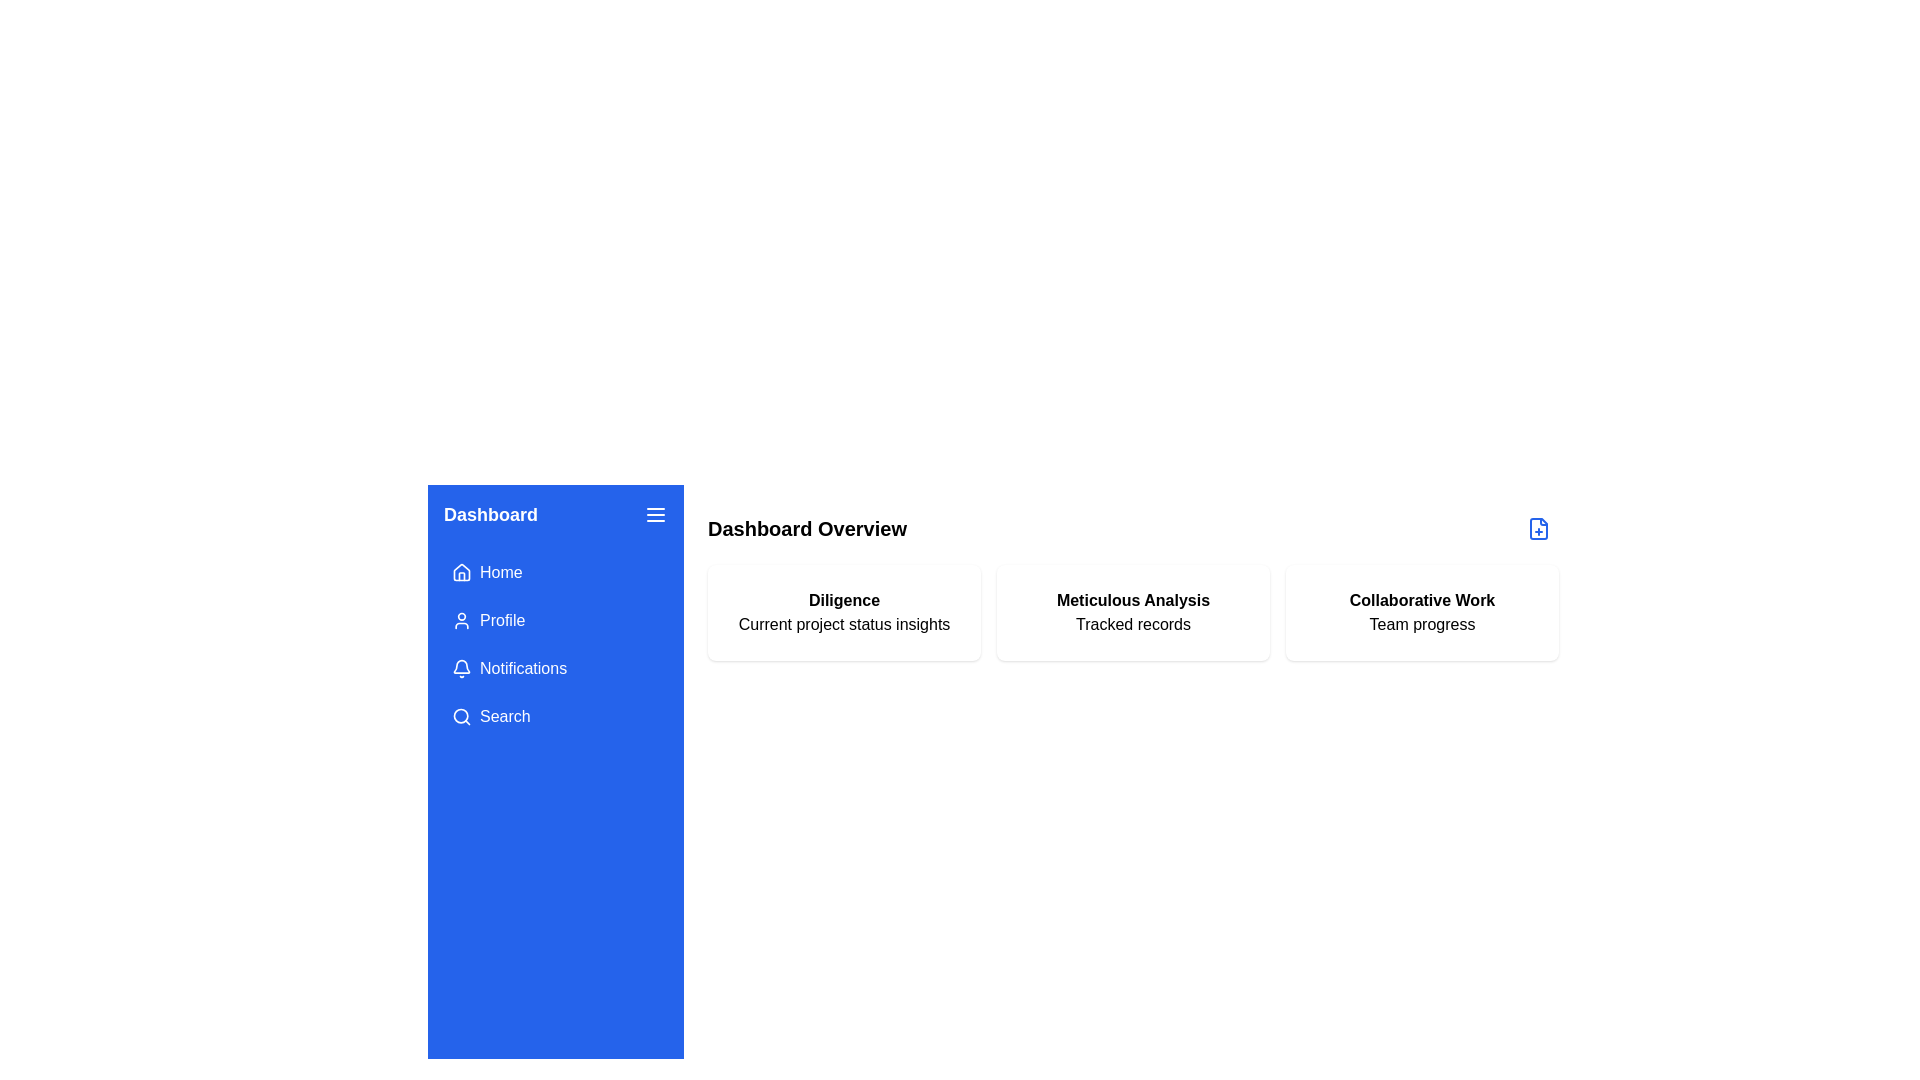 The height and width of the screenshot is (1080, 1920). I want to click on the 'Profile' menu button located in the left-side navigation bar, which contains the user profile silhouette icon, so click(460, 620).